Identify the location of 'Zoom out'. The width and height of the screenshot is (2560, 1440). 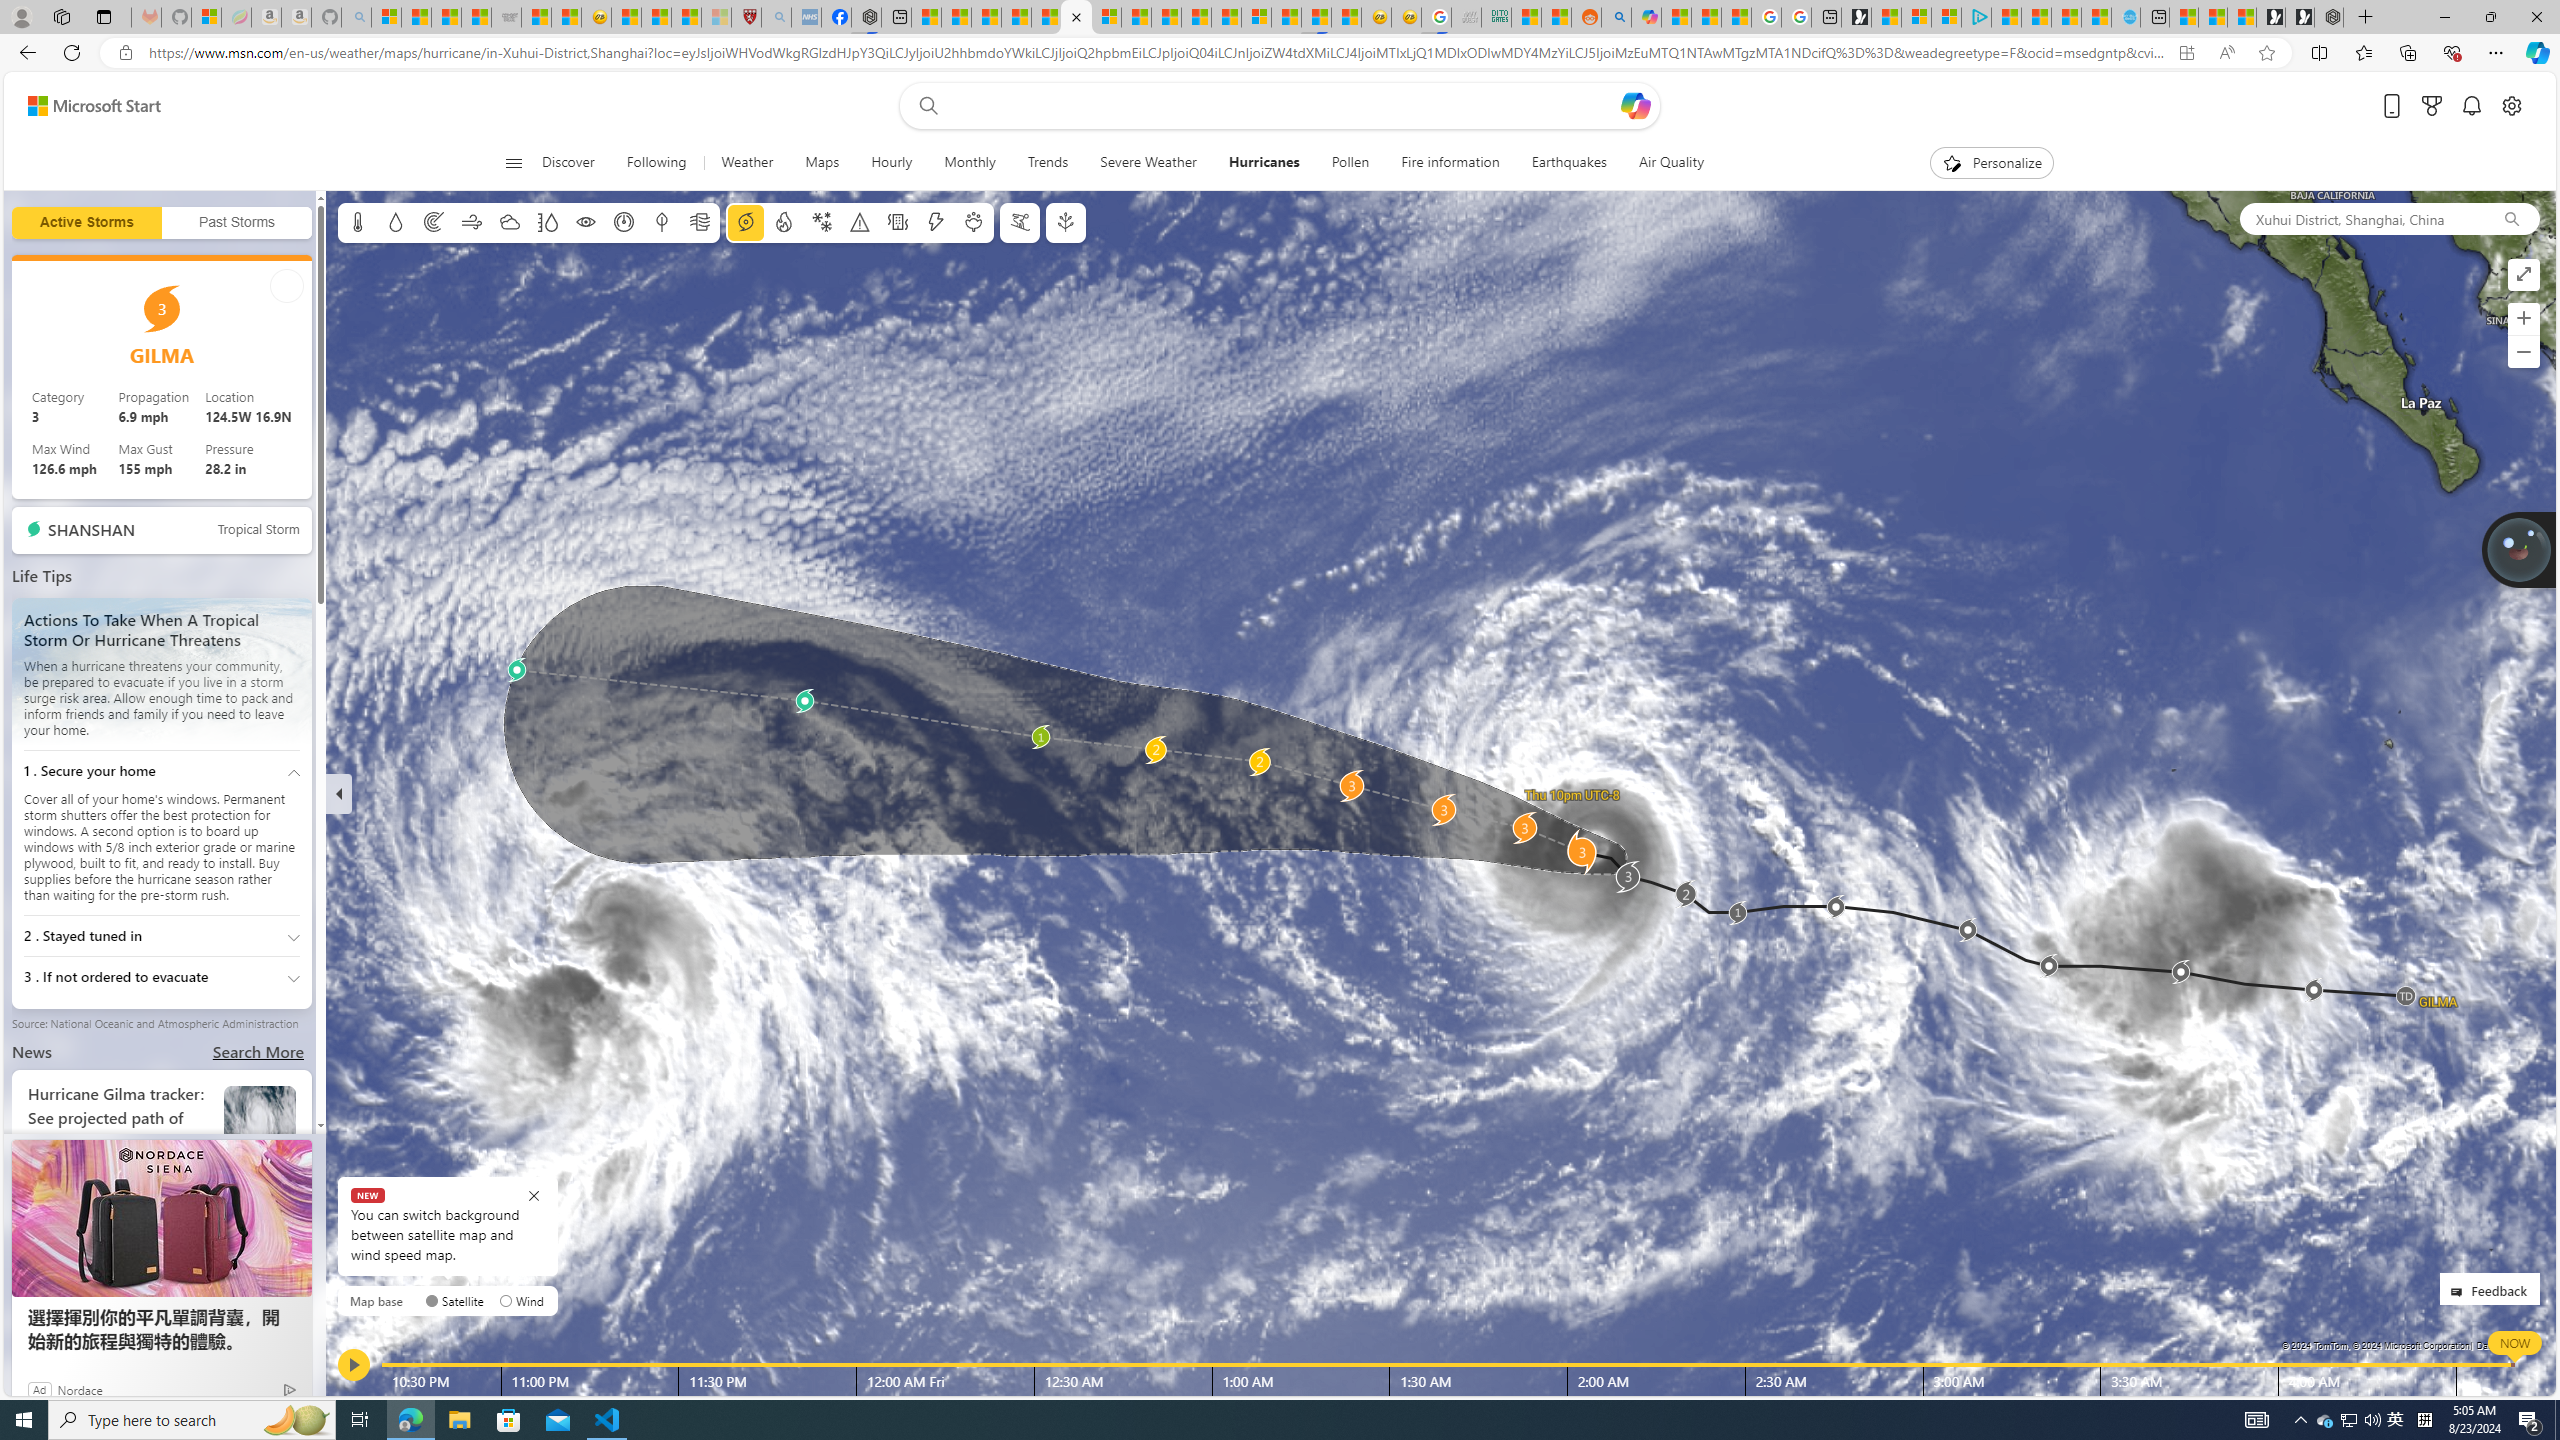
(2523, 352).